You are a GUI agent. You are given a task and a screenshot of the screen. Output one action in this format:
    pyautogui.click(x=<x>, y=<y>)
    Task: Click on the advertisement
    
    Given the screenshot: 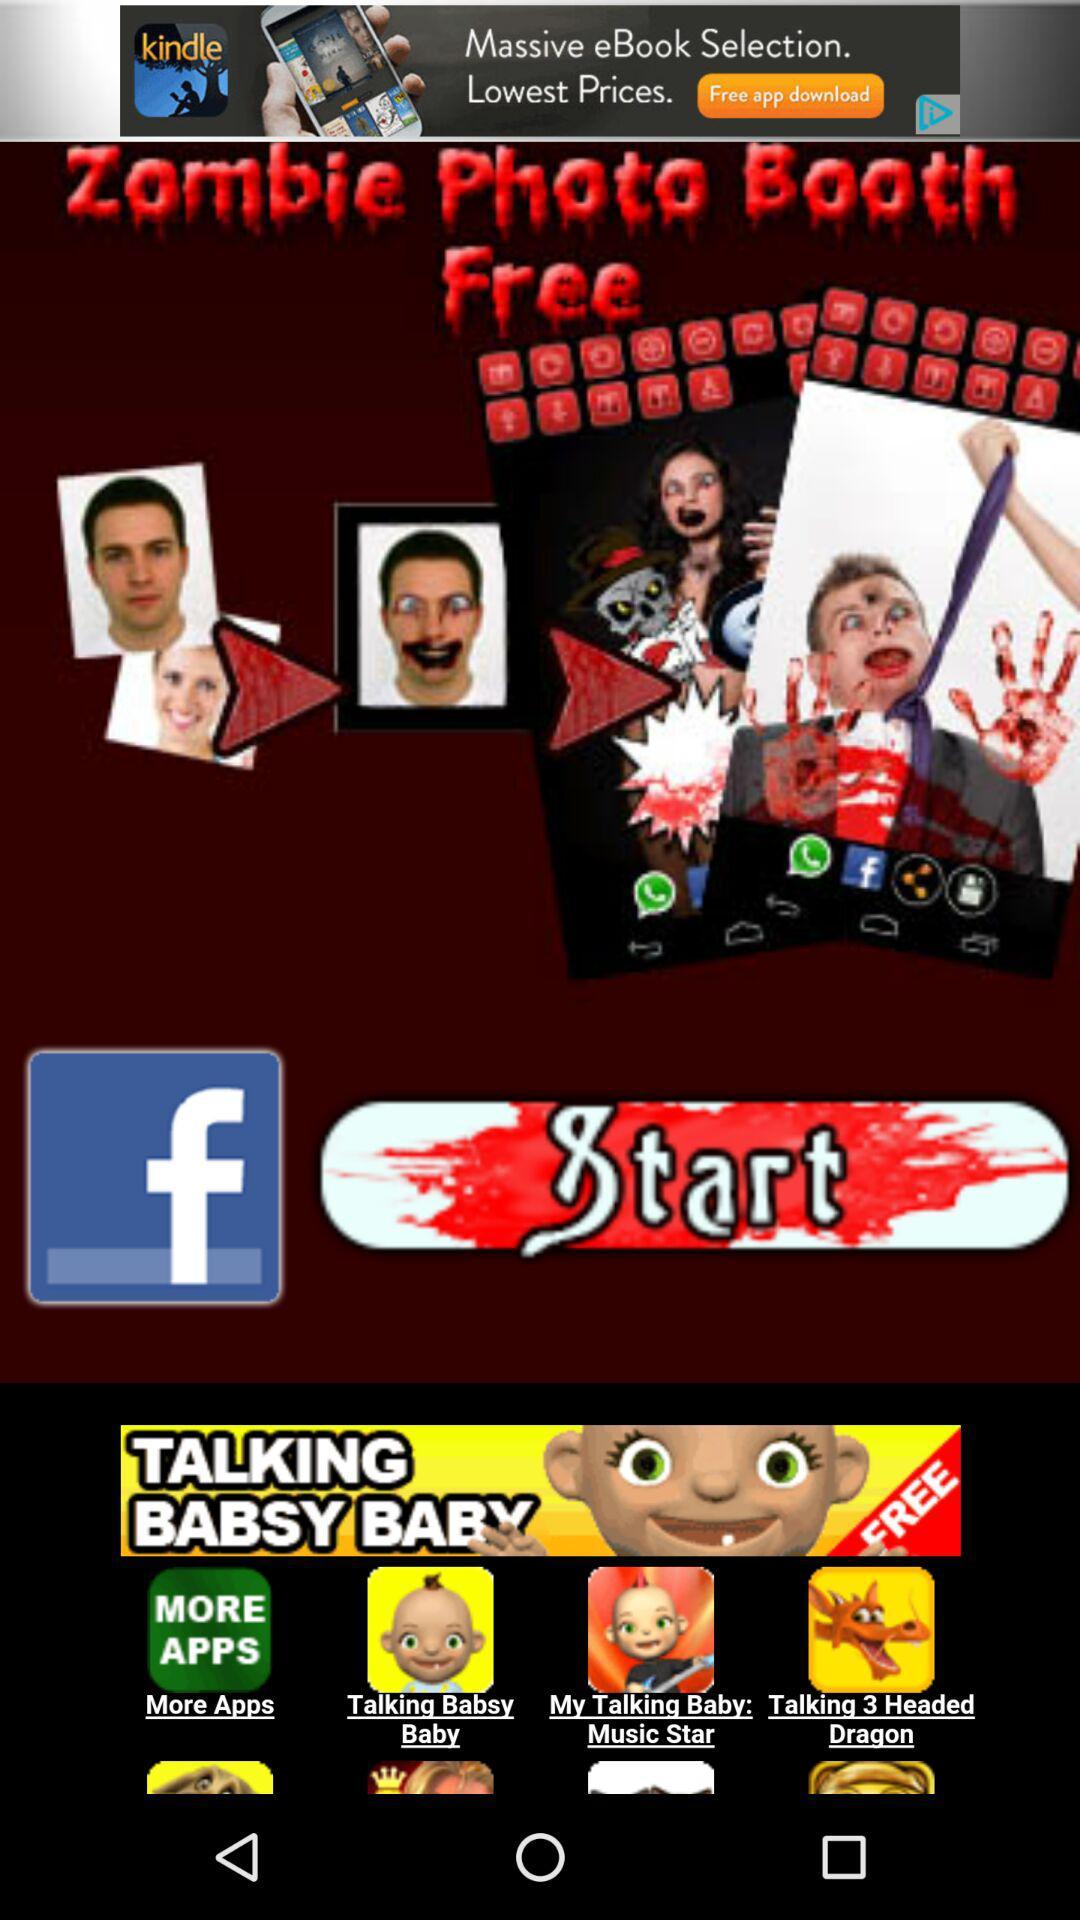 What is the action you would take?
    pyautogui.click(x=540, y=70)
    